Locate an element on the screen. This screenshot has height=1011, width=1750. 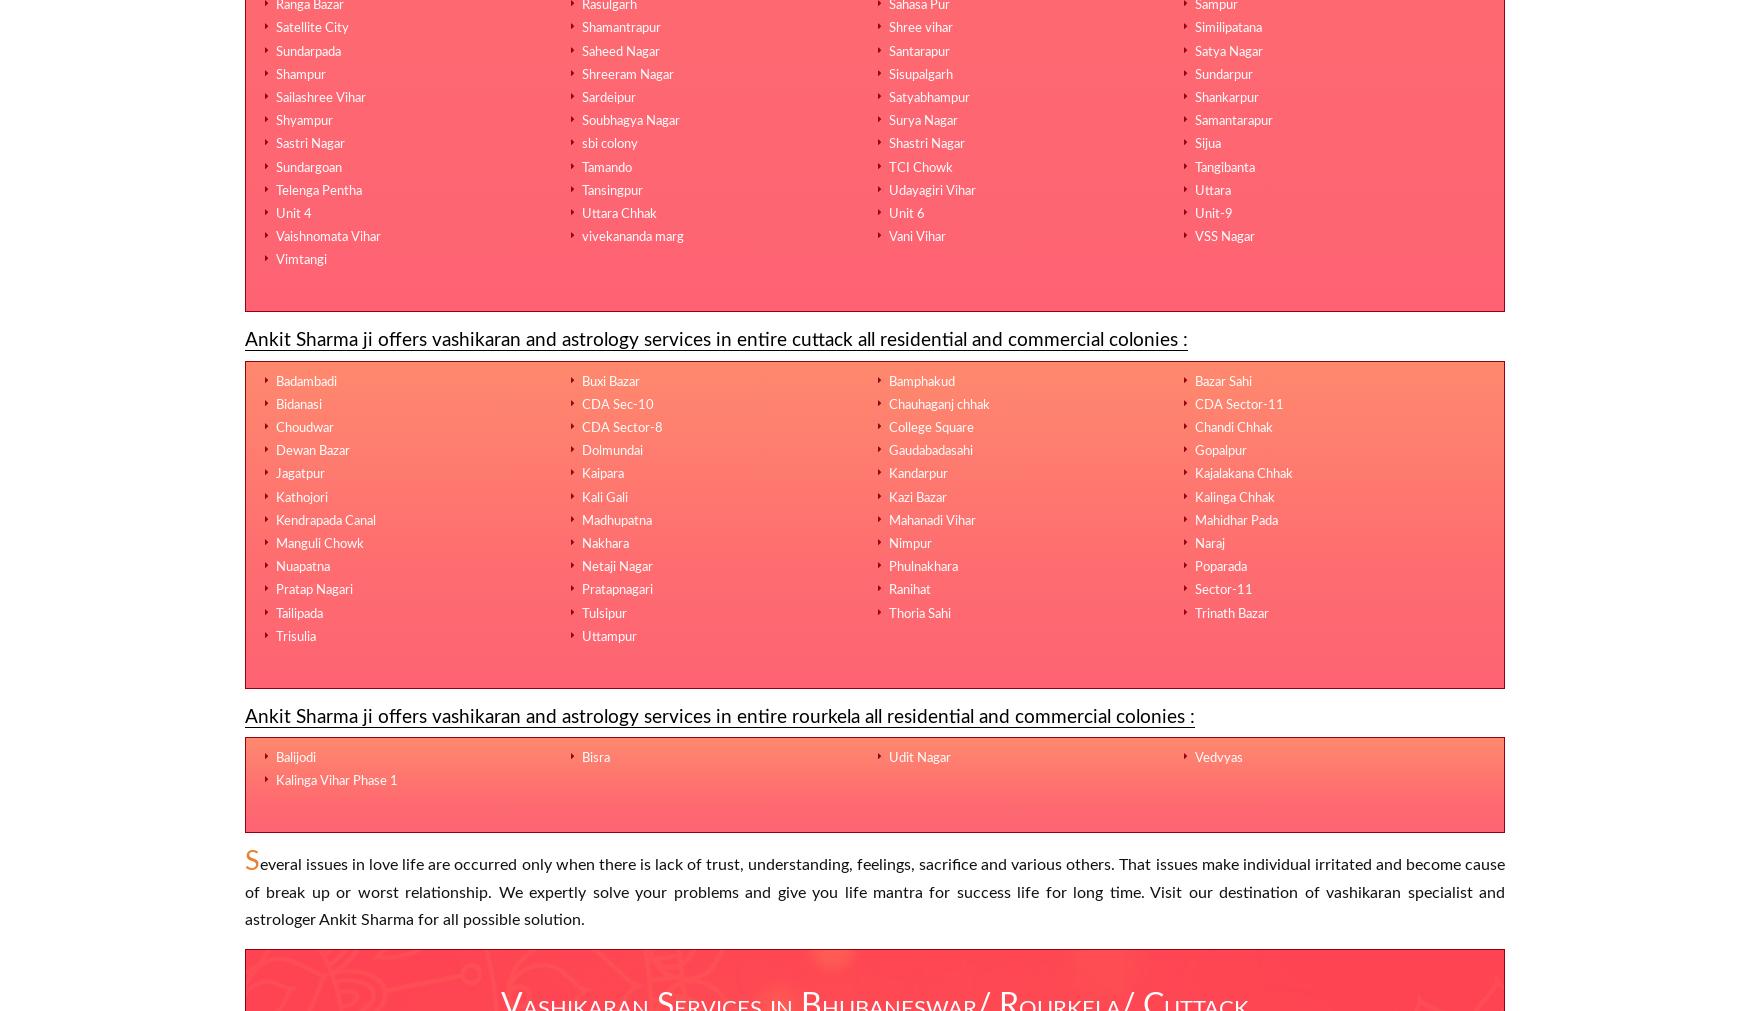
'Kazi Bazar' is located at coordinates (916, 496).